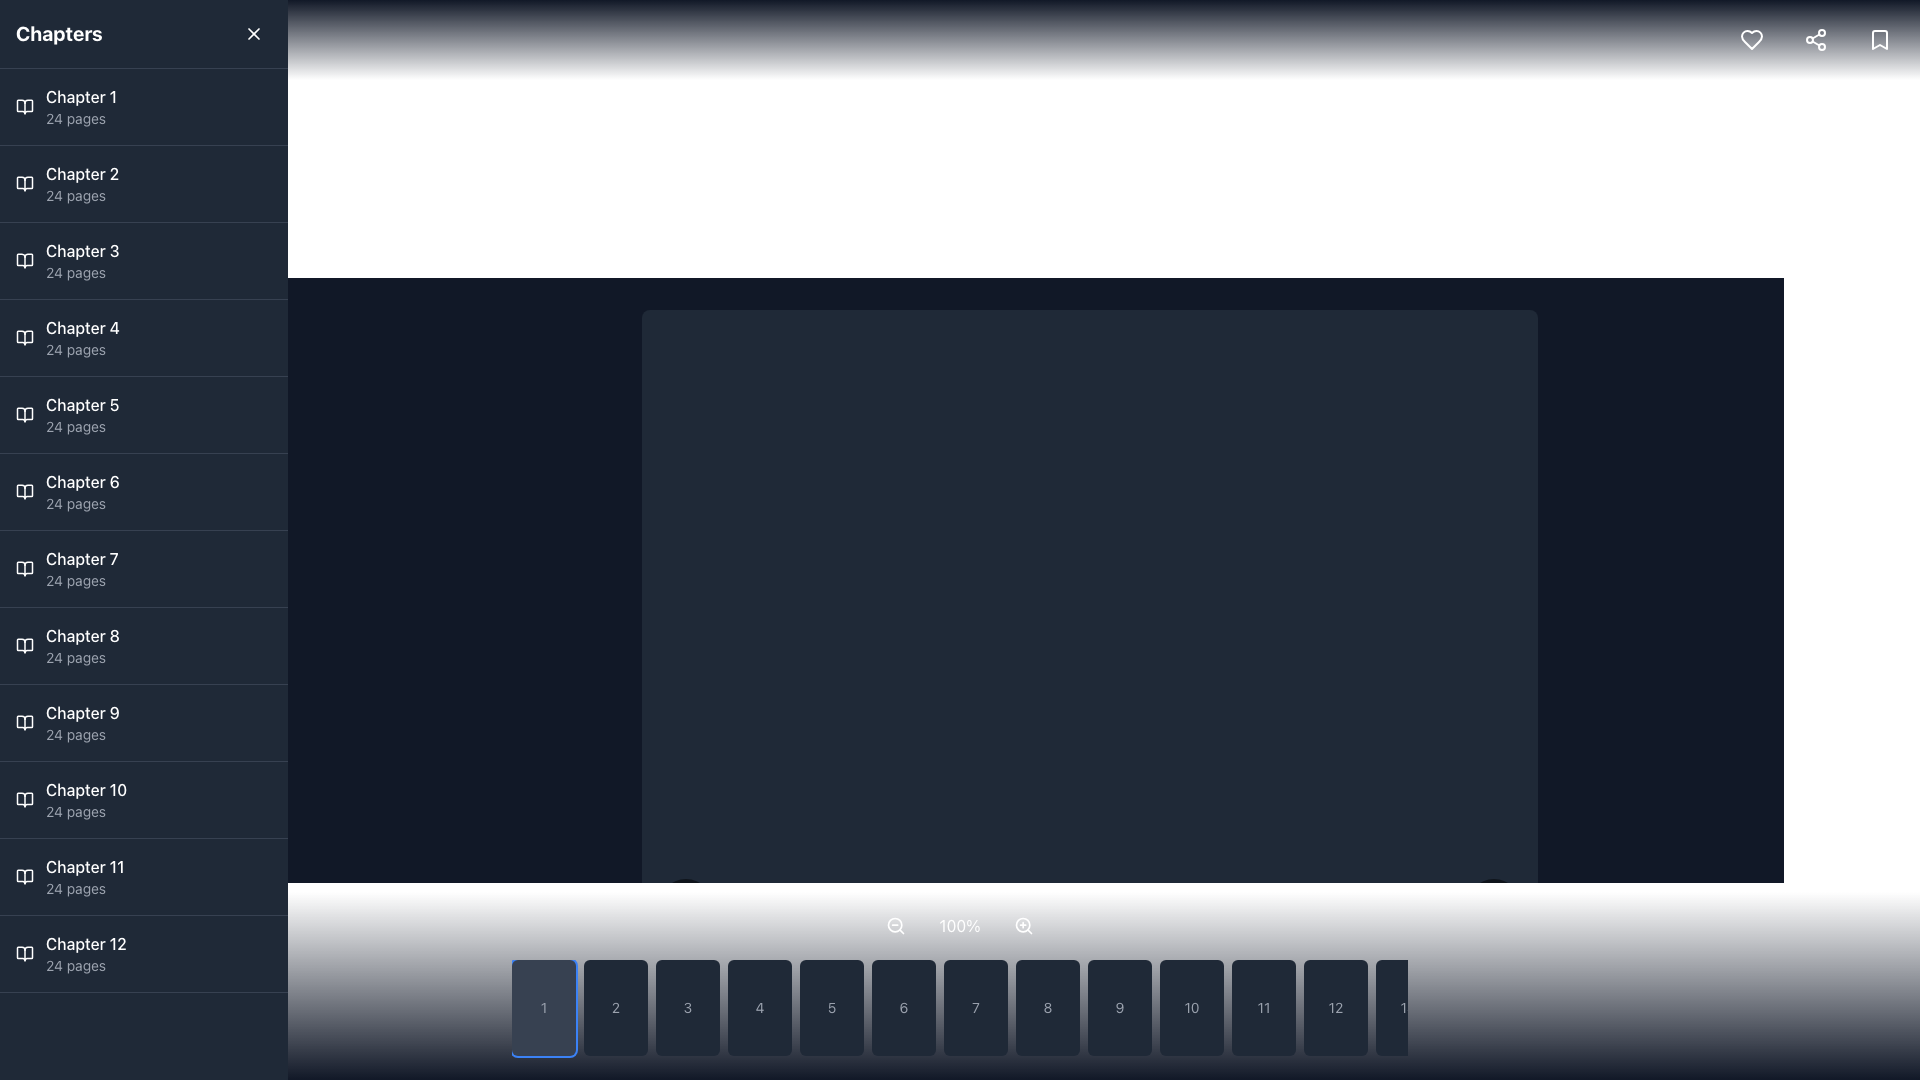 The height and width of the screenshot is (1080, 1920). I want to click on the open book icon located in the left sidebar's list of chapters, so click(24, 952).